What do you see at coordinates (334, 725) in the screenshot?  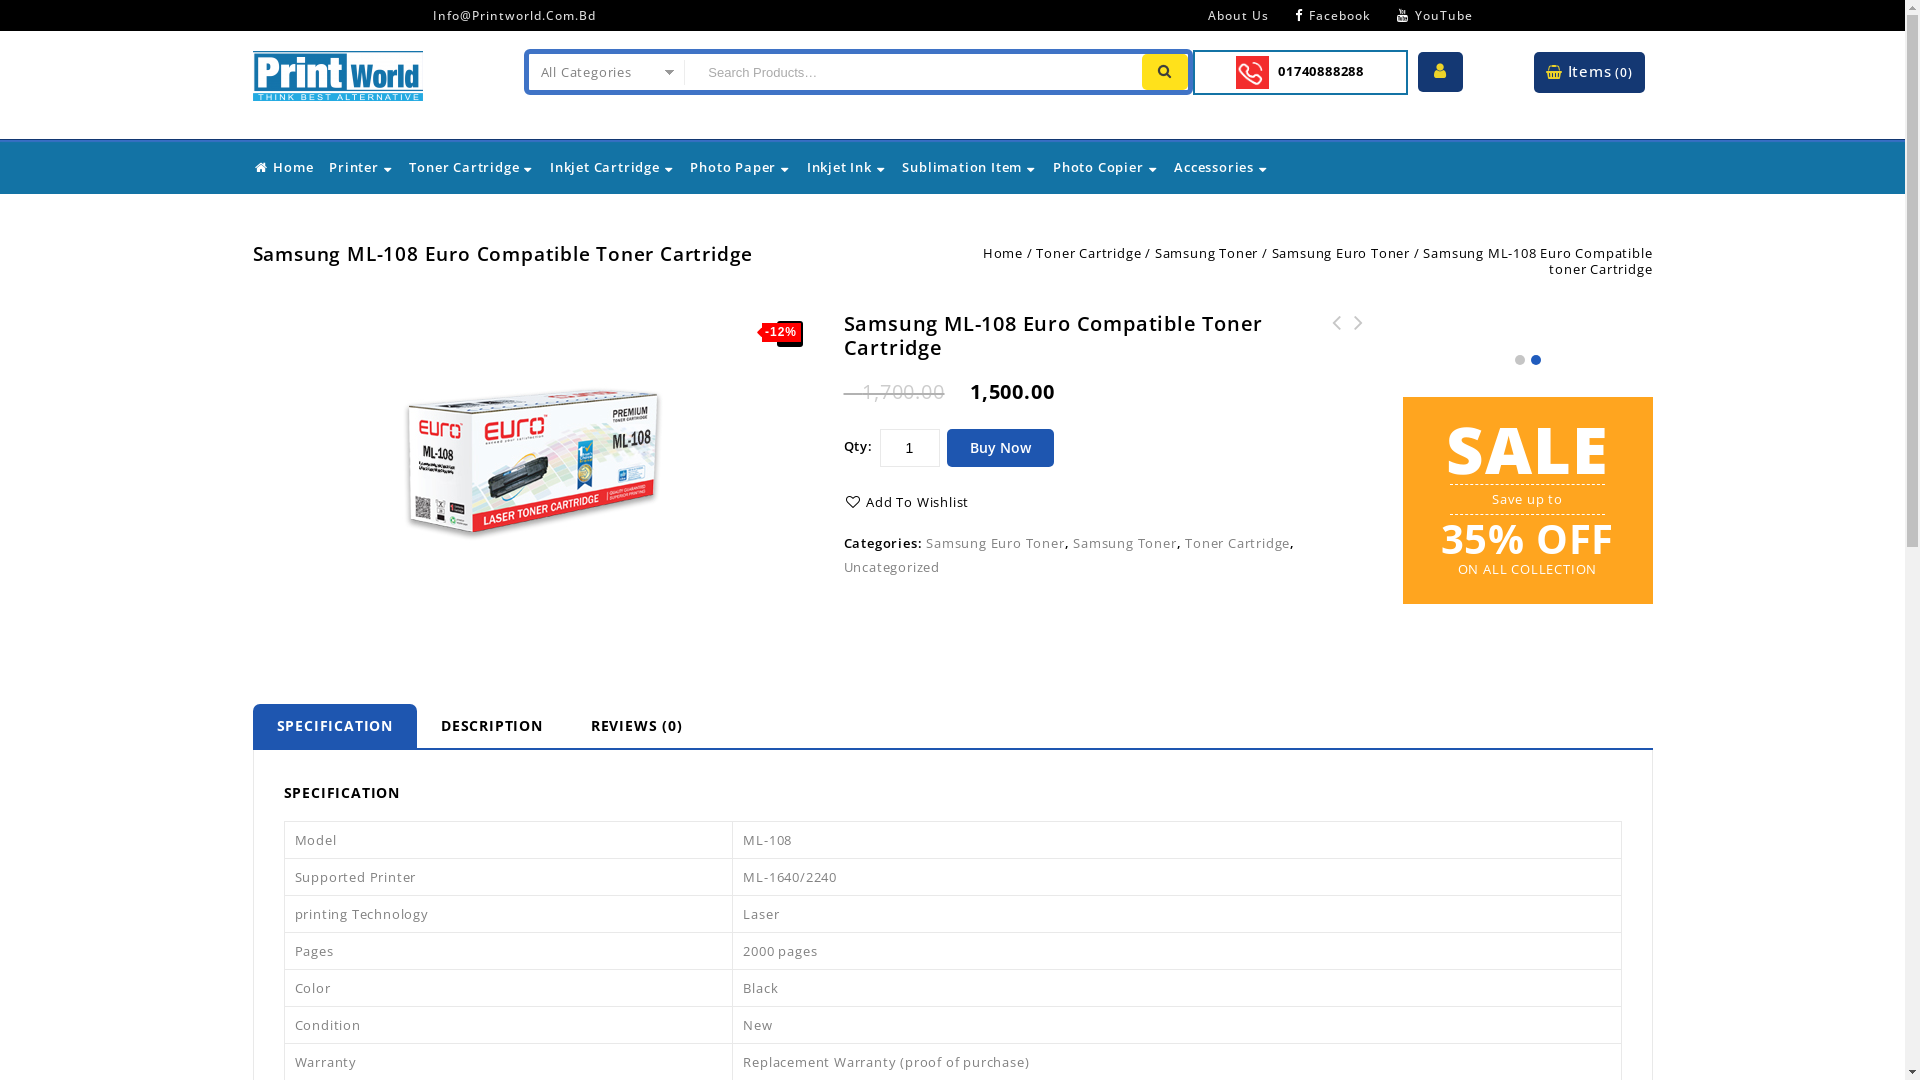 I see `'SPECIFICATION'` at bounding box center [334, 725].